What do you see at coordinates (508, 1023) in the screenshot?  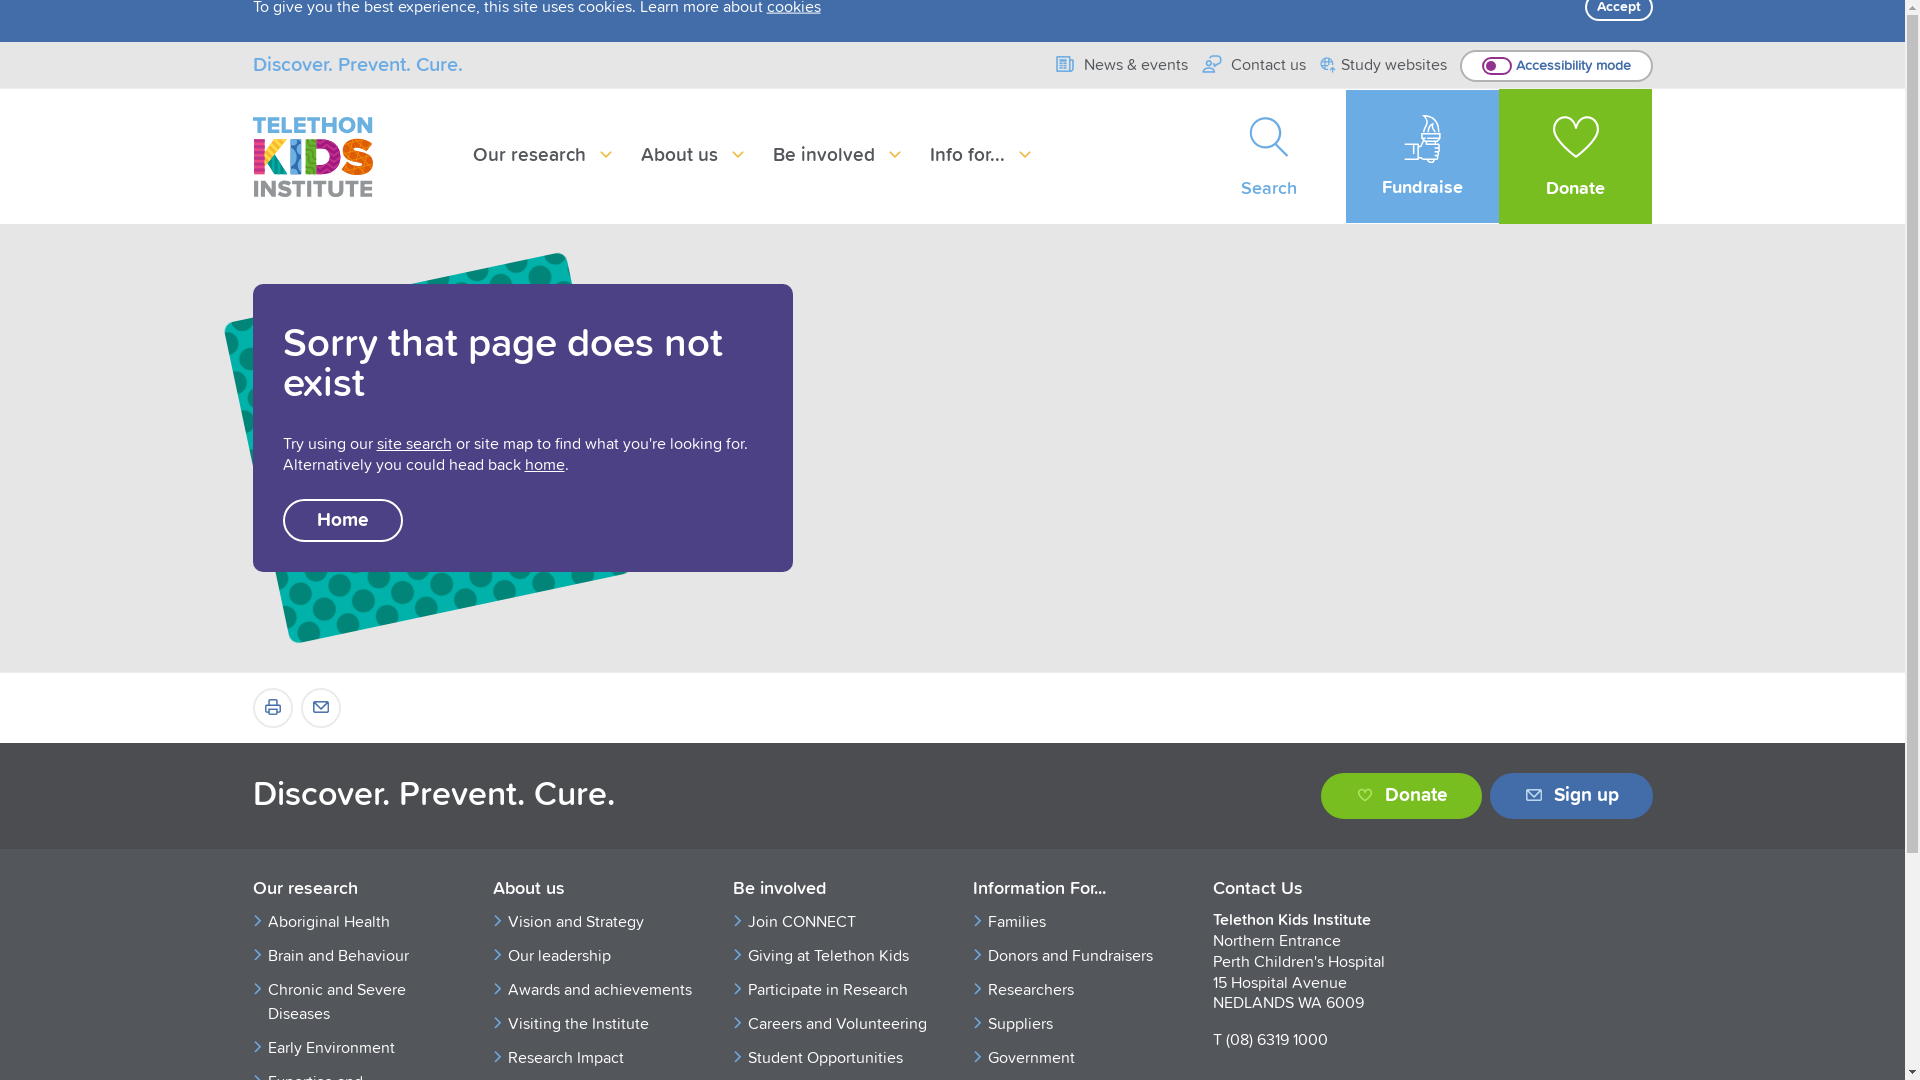 I see `'Visiting the Institute'` at bounding box center [508, 1023].